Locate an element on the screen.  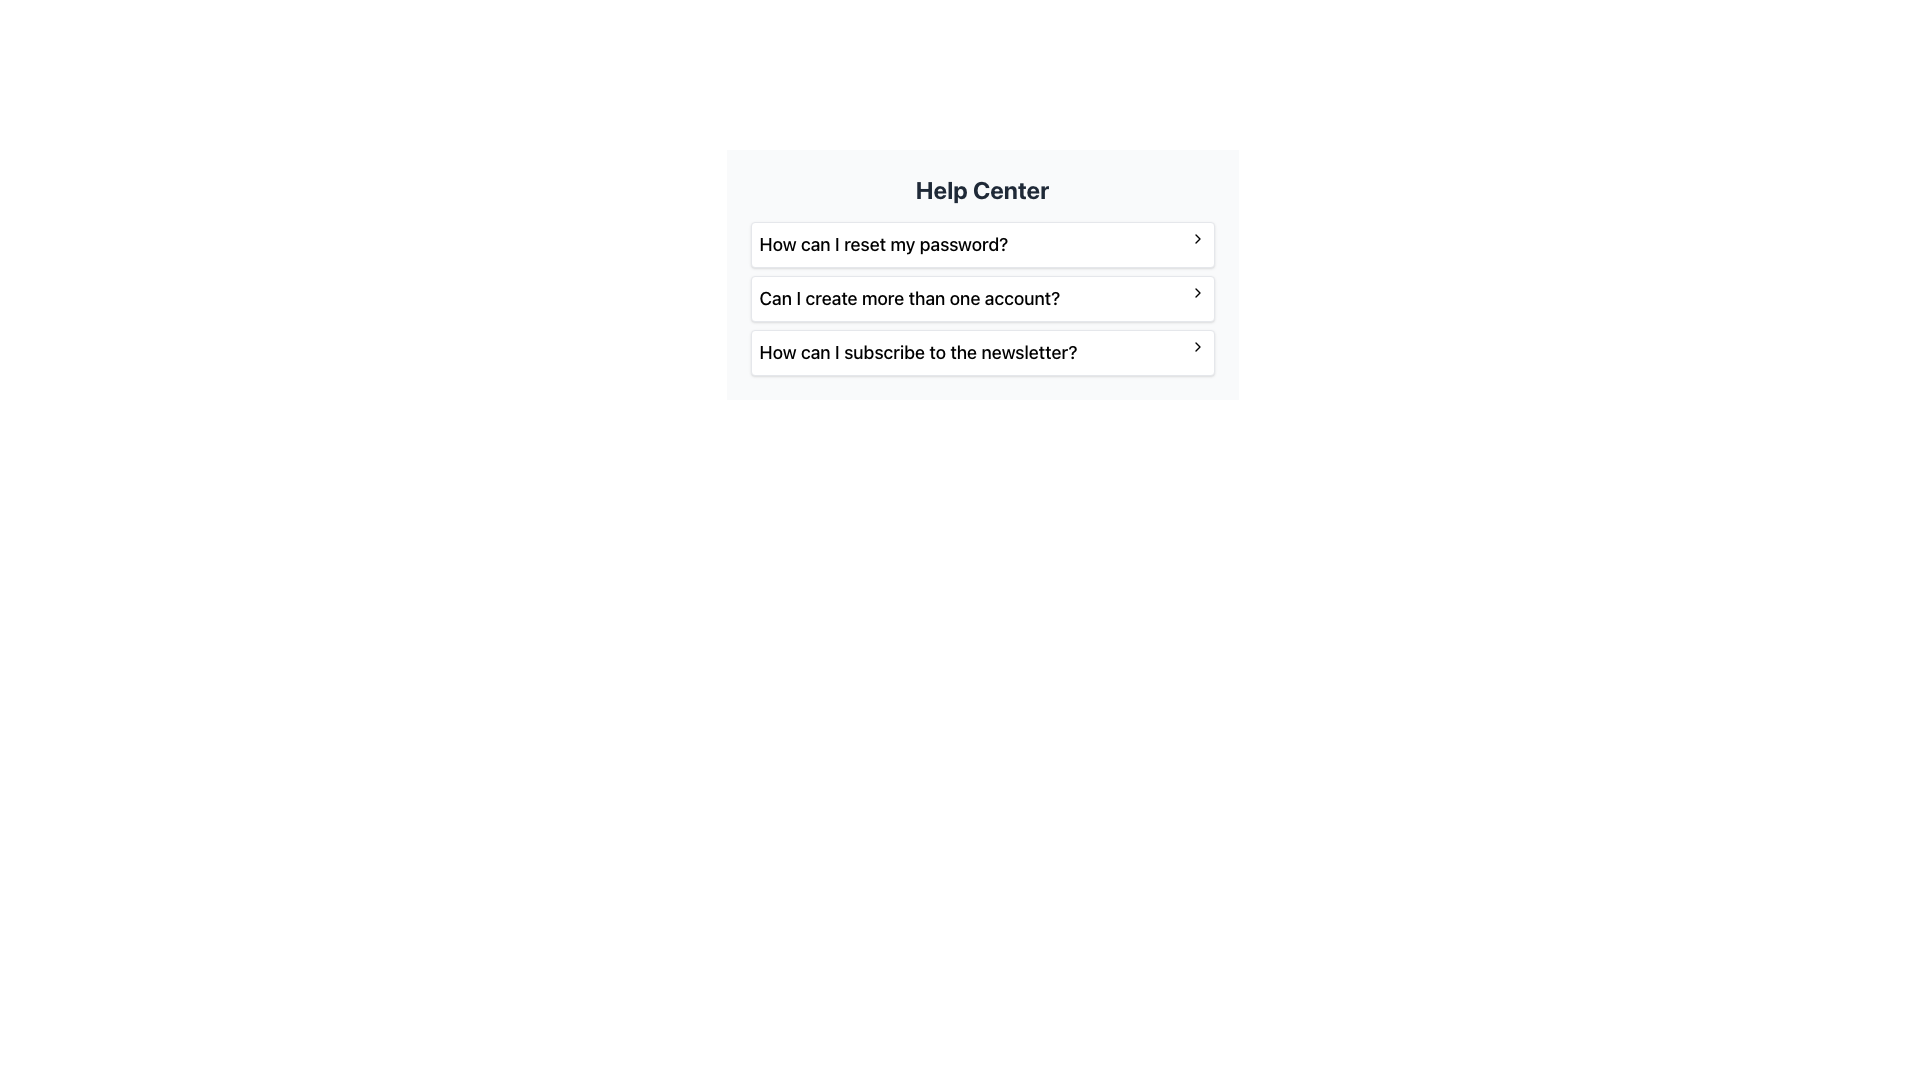
the clickable text label with an icon at the top of the Help Center list is located at coordinates (982, 244).